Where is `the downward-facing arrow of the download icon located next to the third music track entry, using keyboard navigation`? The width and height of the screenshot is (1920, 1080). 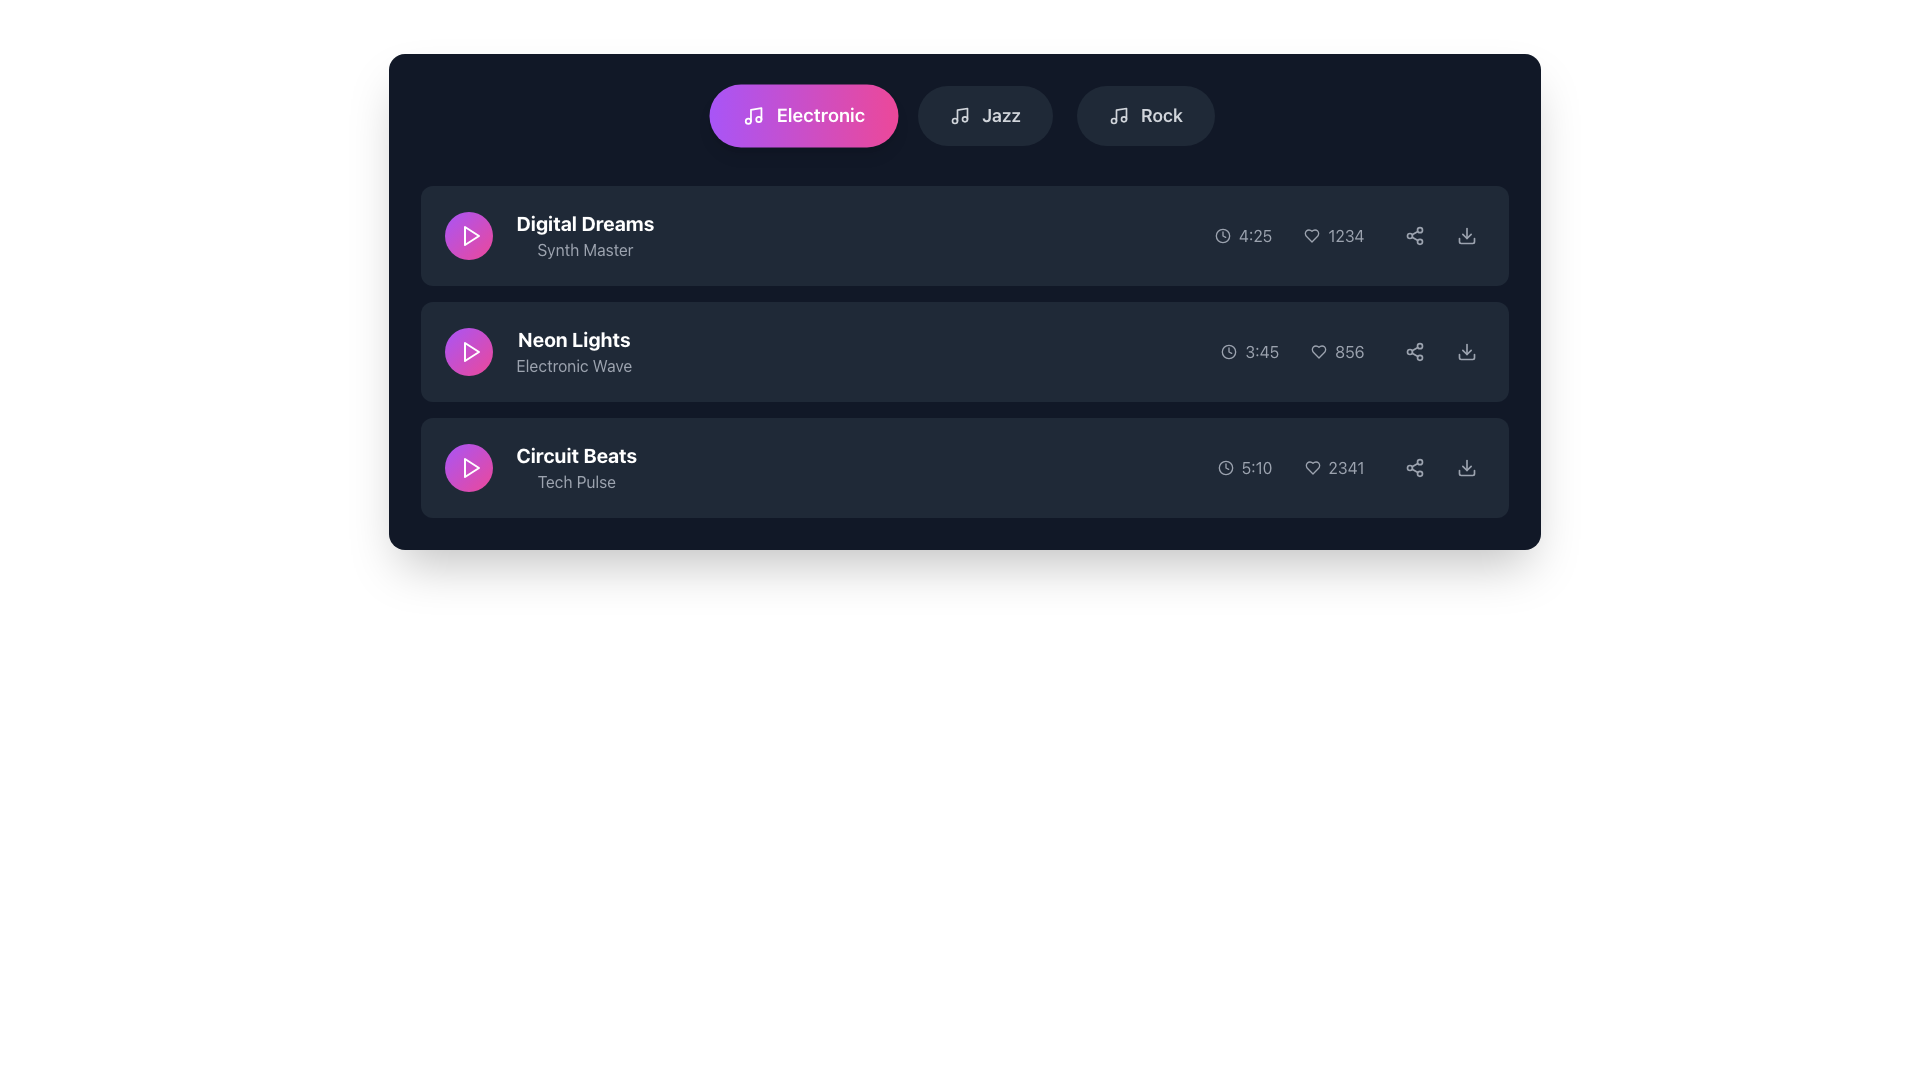 the downward-facing arrow of the download icon located next to the third music track entry, using keyboard navigation is located at coordinates (1466, 473).